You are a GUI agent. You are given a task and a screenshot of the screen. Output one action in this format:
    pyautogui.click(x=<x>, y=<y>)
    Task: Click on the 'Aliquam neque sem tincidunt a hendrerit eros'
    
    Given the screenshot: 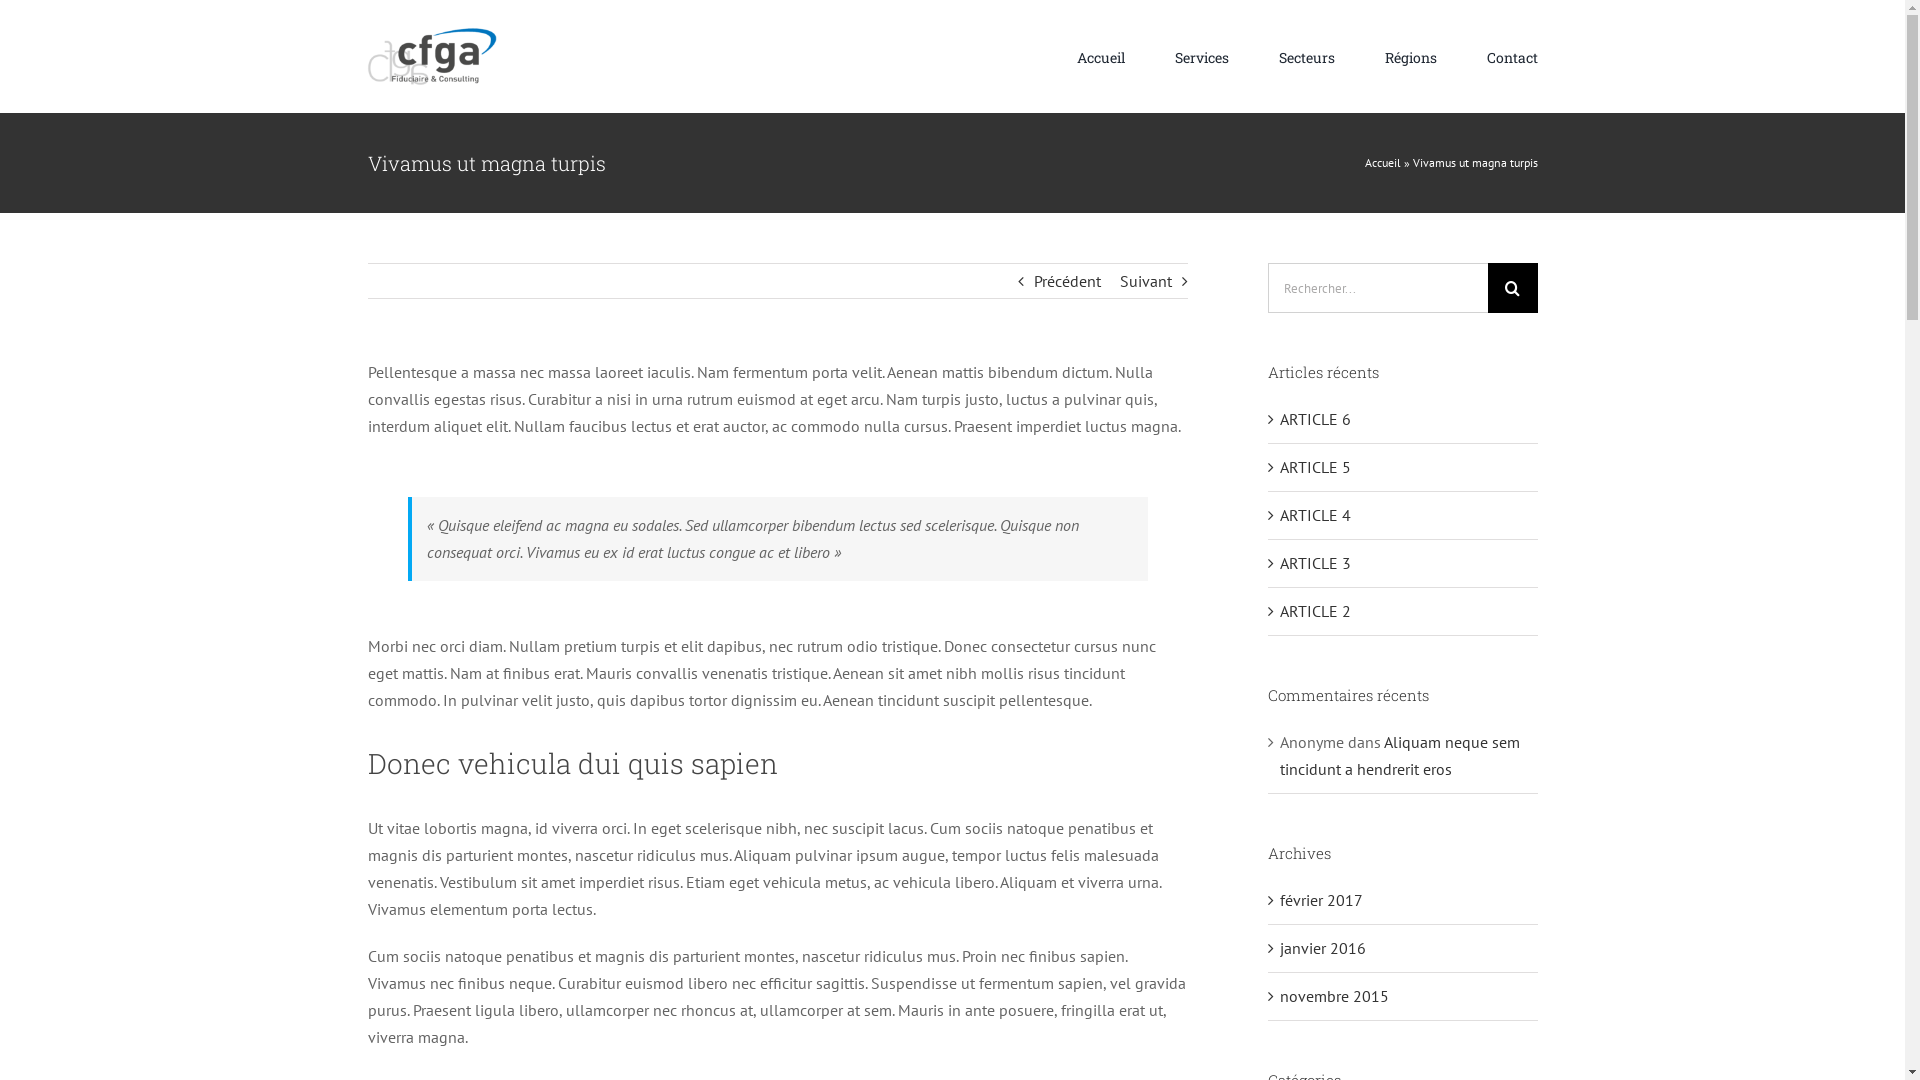 What is the action you would take?
    pyautogui.click(x=1280, y=755)
    